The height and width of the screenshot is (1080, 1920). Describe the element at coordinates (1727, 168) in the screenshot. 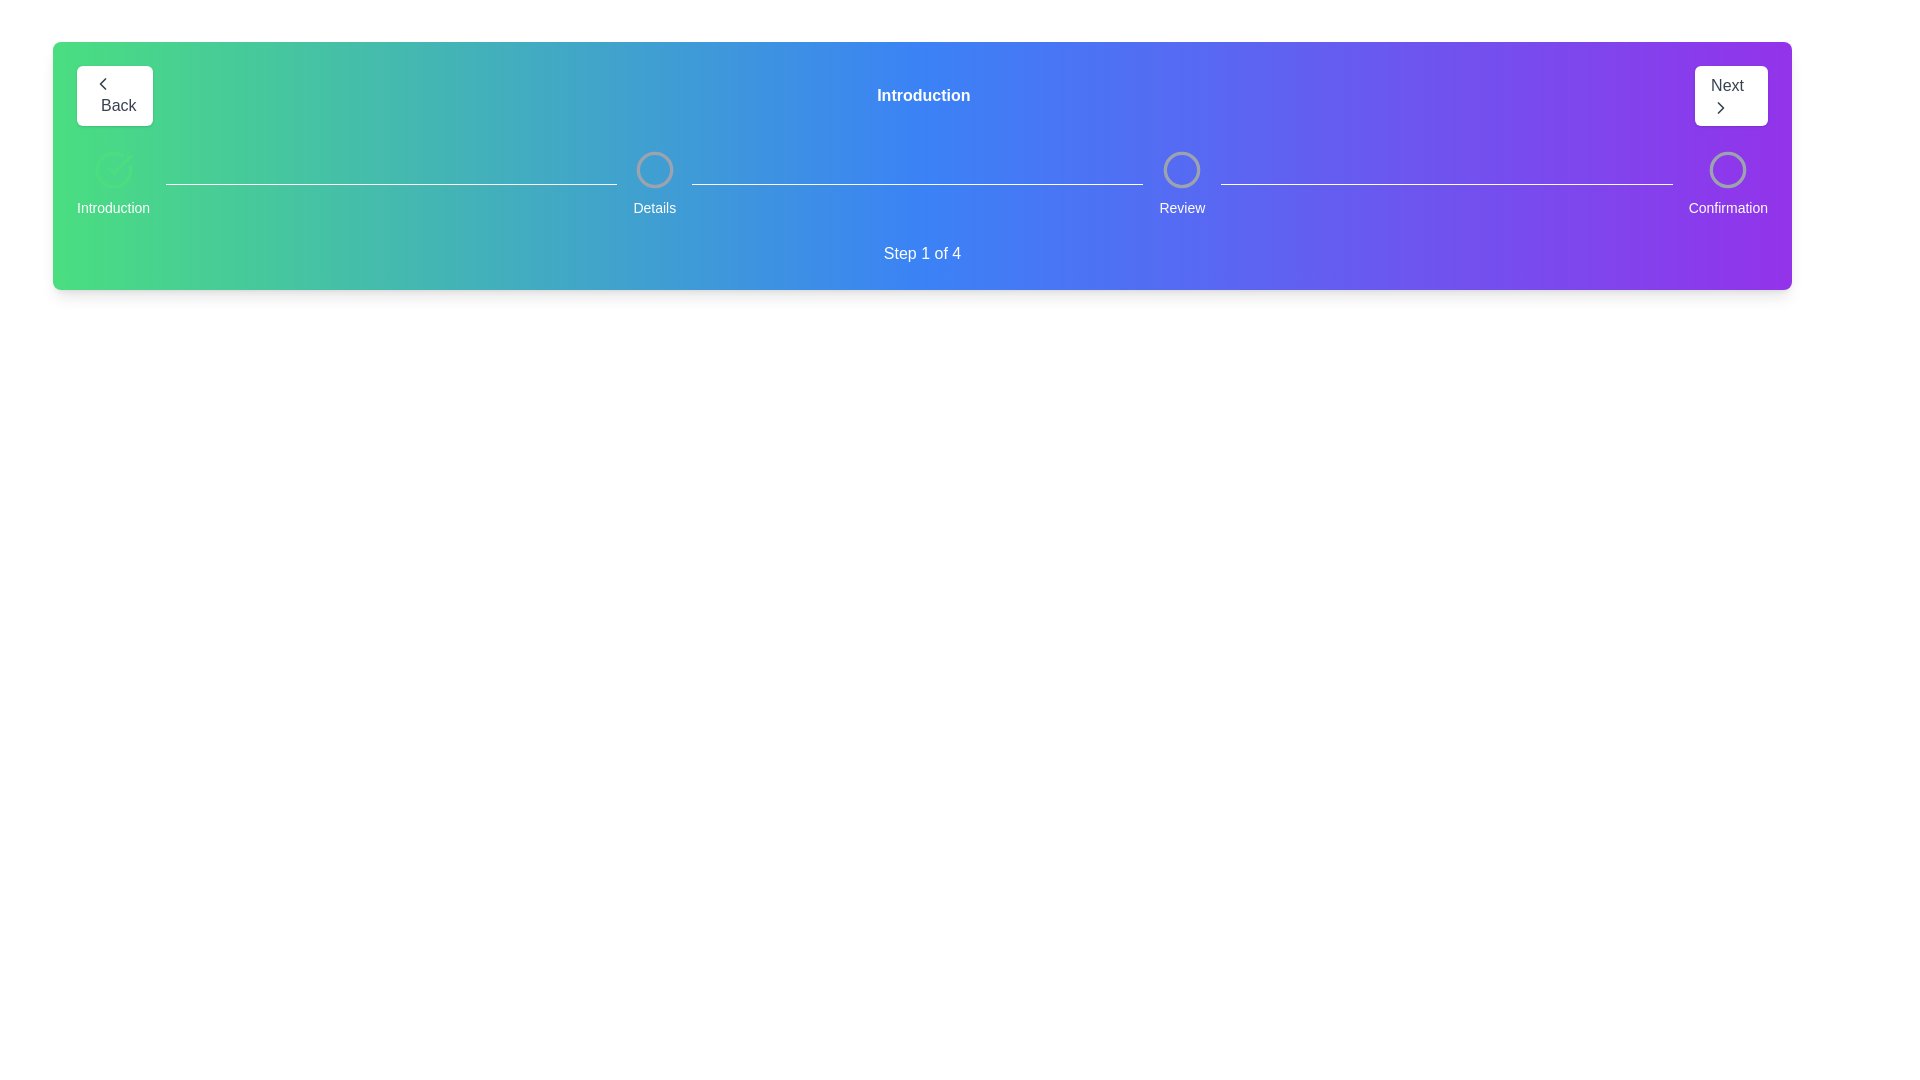

I see `the graphical circular indicator that represents the final step in a multi-step process, located under the progress tracker, to the right of the 'Review' step circle` at that location.